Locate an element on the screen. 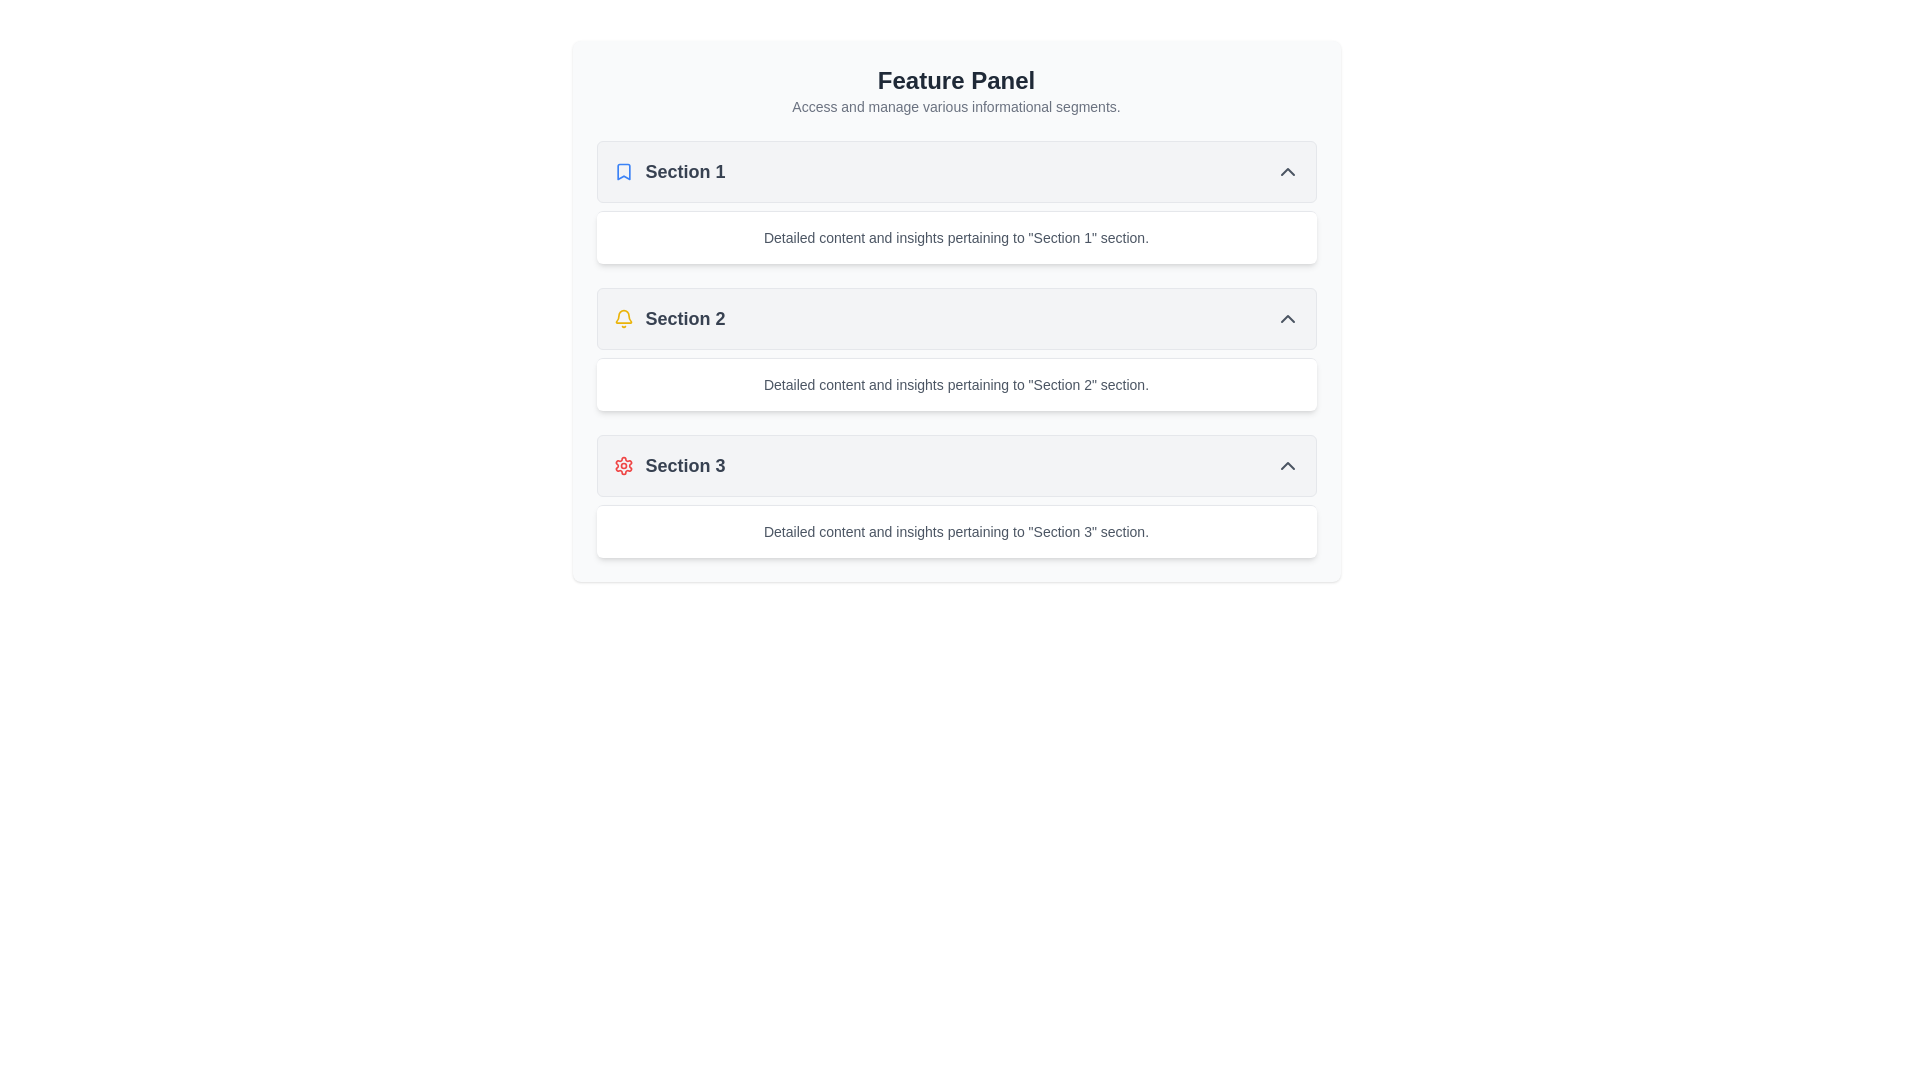 This screenshot has width=1920, height=1080. the blue bookmark icon located to the left of the 'Section 1' label at the top of the list is located at coordinates (622, 171).